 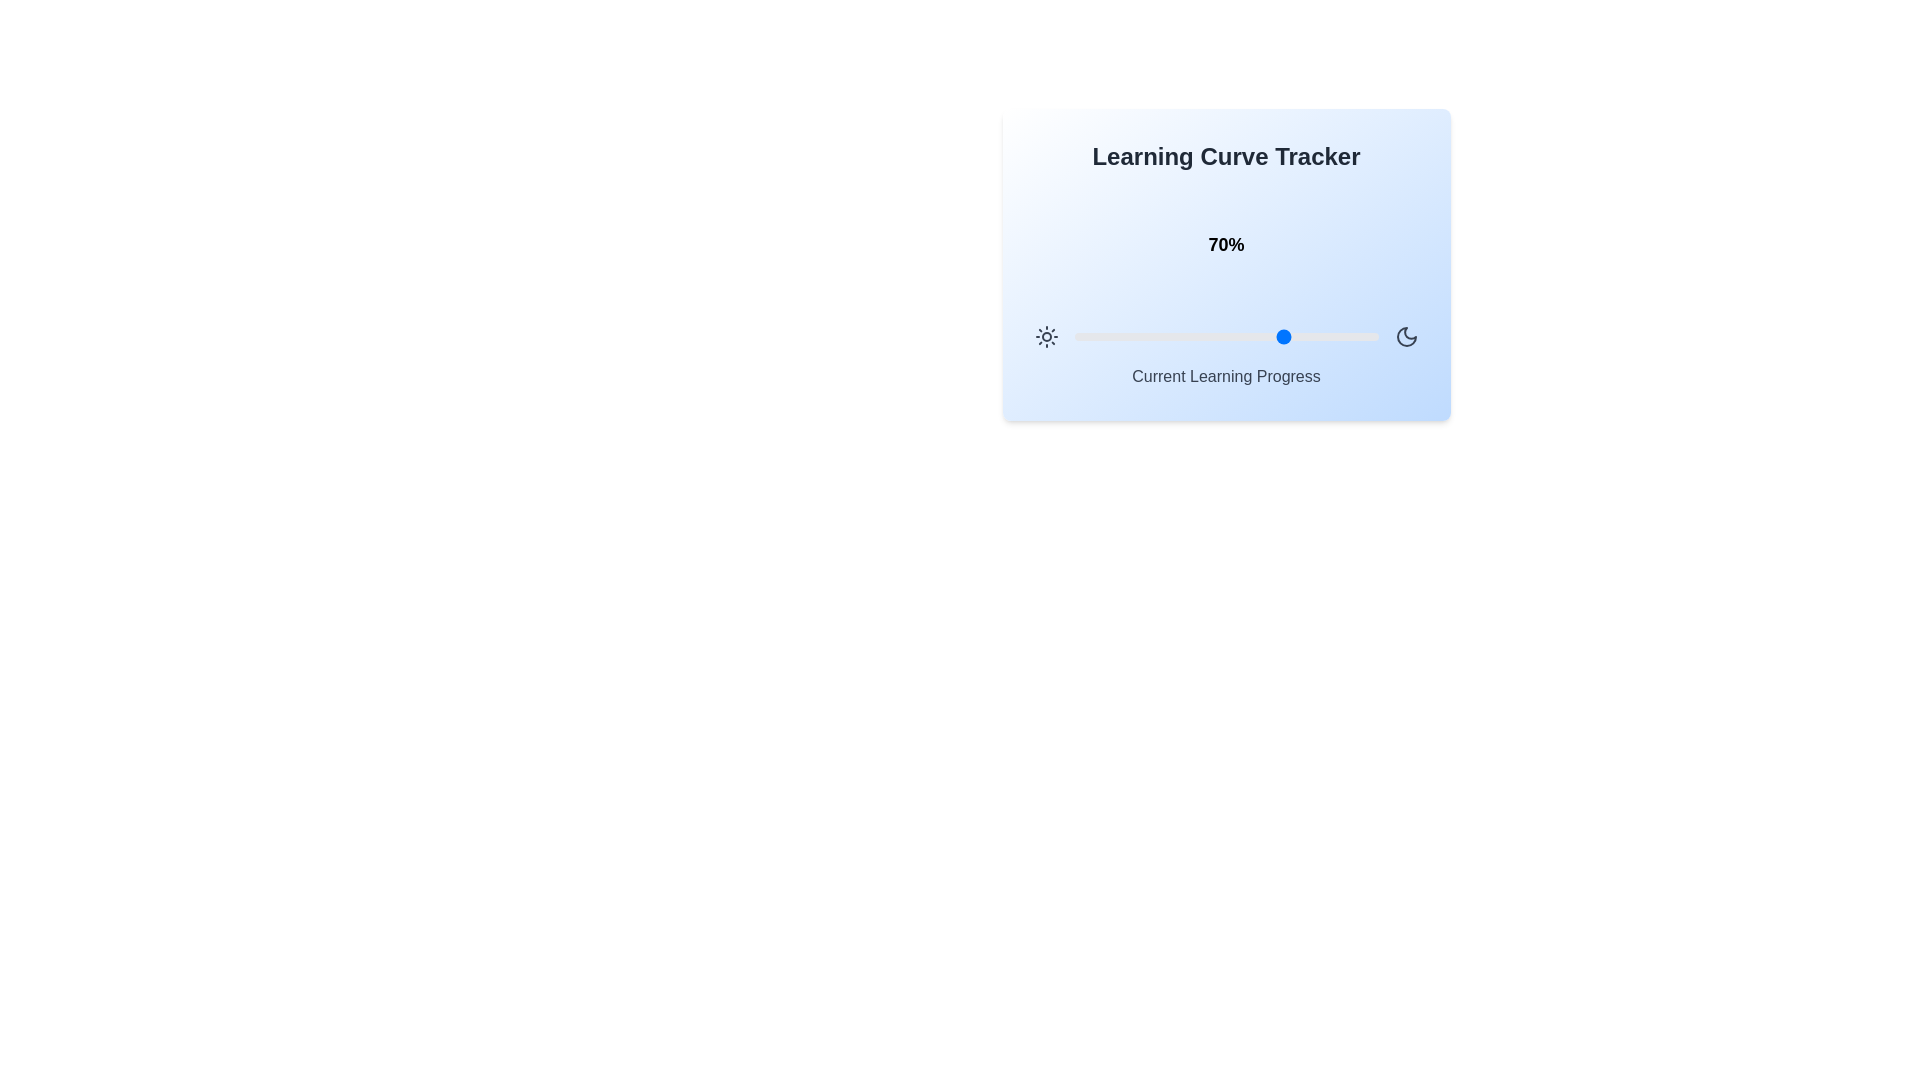 What do you see at coordinates (1091, 335) in the screenshot?
I see `the learning progress slider to 6%` at bounding box center [1091, 335].